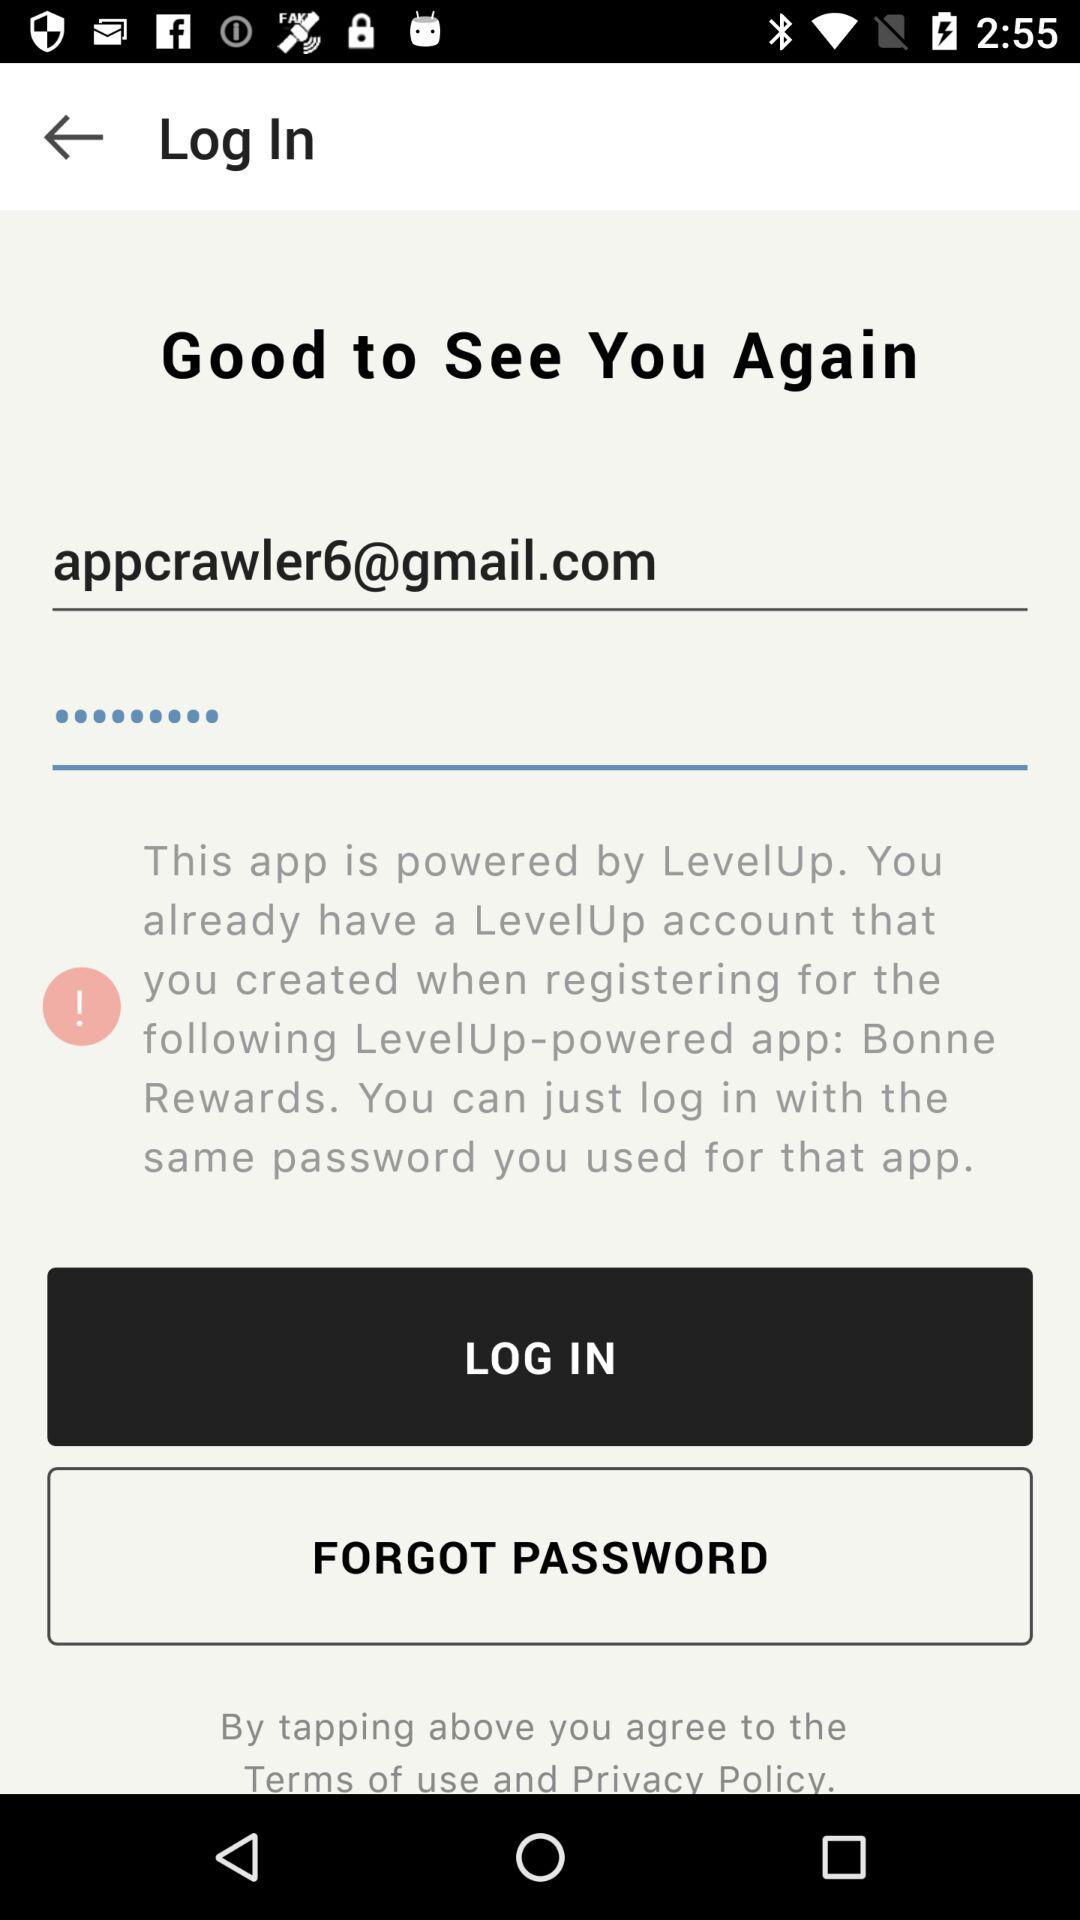 The height and width of the screenshot is (1920, 1080). Describe the element at coordinates (72, 135) in the screenshot. I see `item next to the log in icon` at that location.